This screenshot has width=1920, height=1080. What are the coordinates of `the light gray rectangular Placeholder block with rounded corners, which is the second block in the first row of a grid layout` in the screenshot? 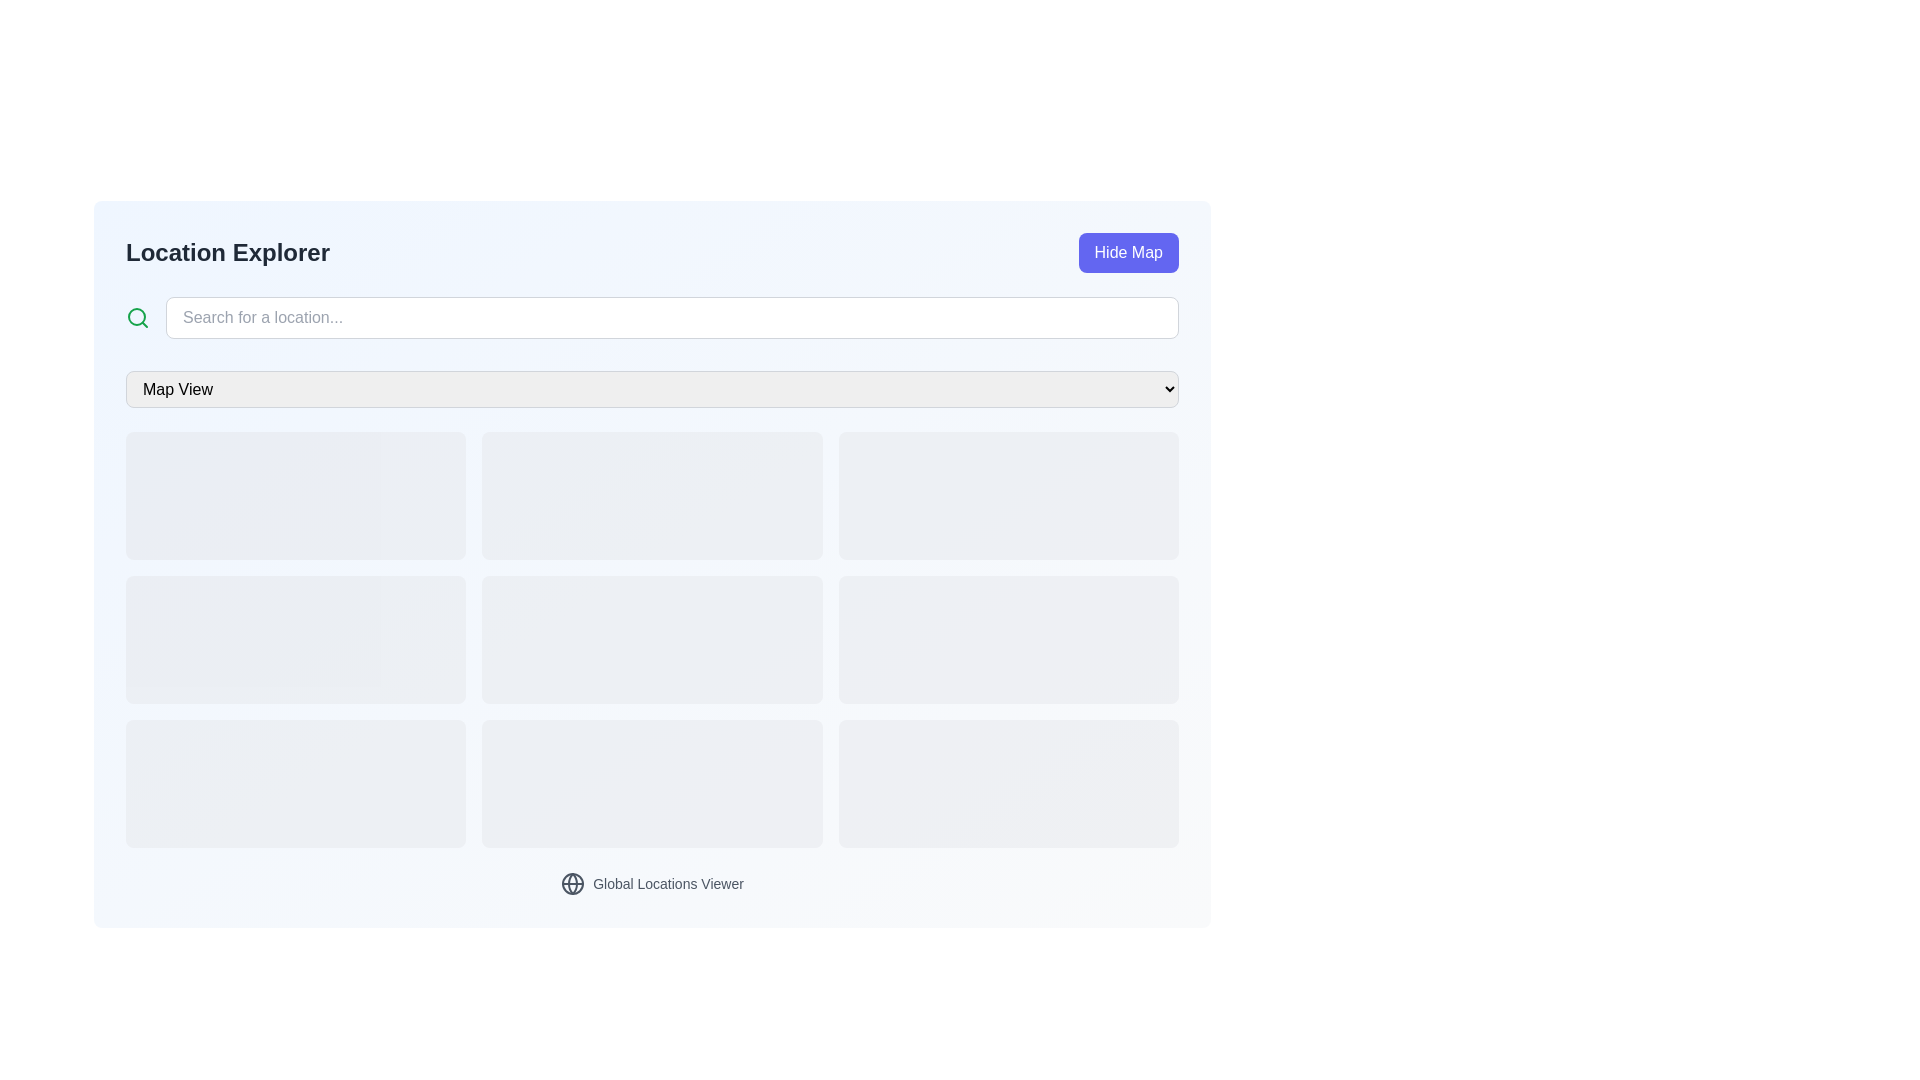 It's located at (652, 495).